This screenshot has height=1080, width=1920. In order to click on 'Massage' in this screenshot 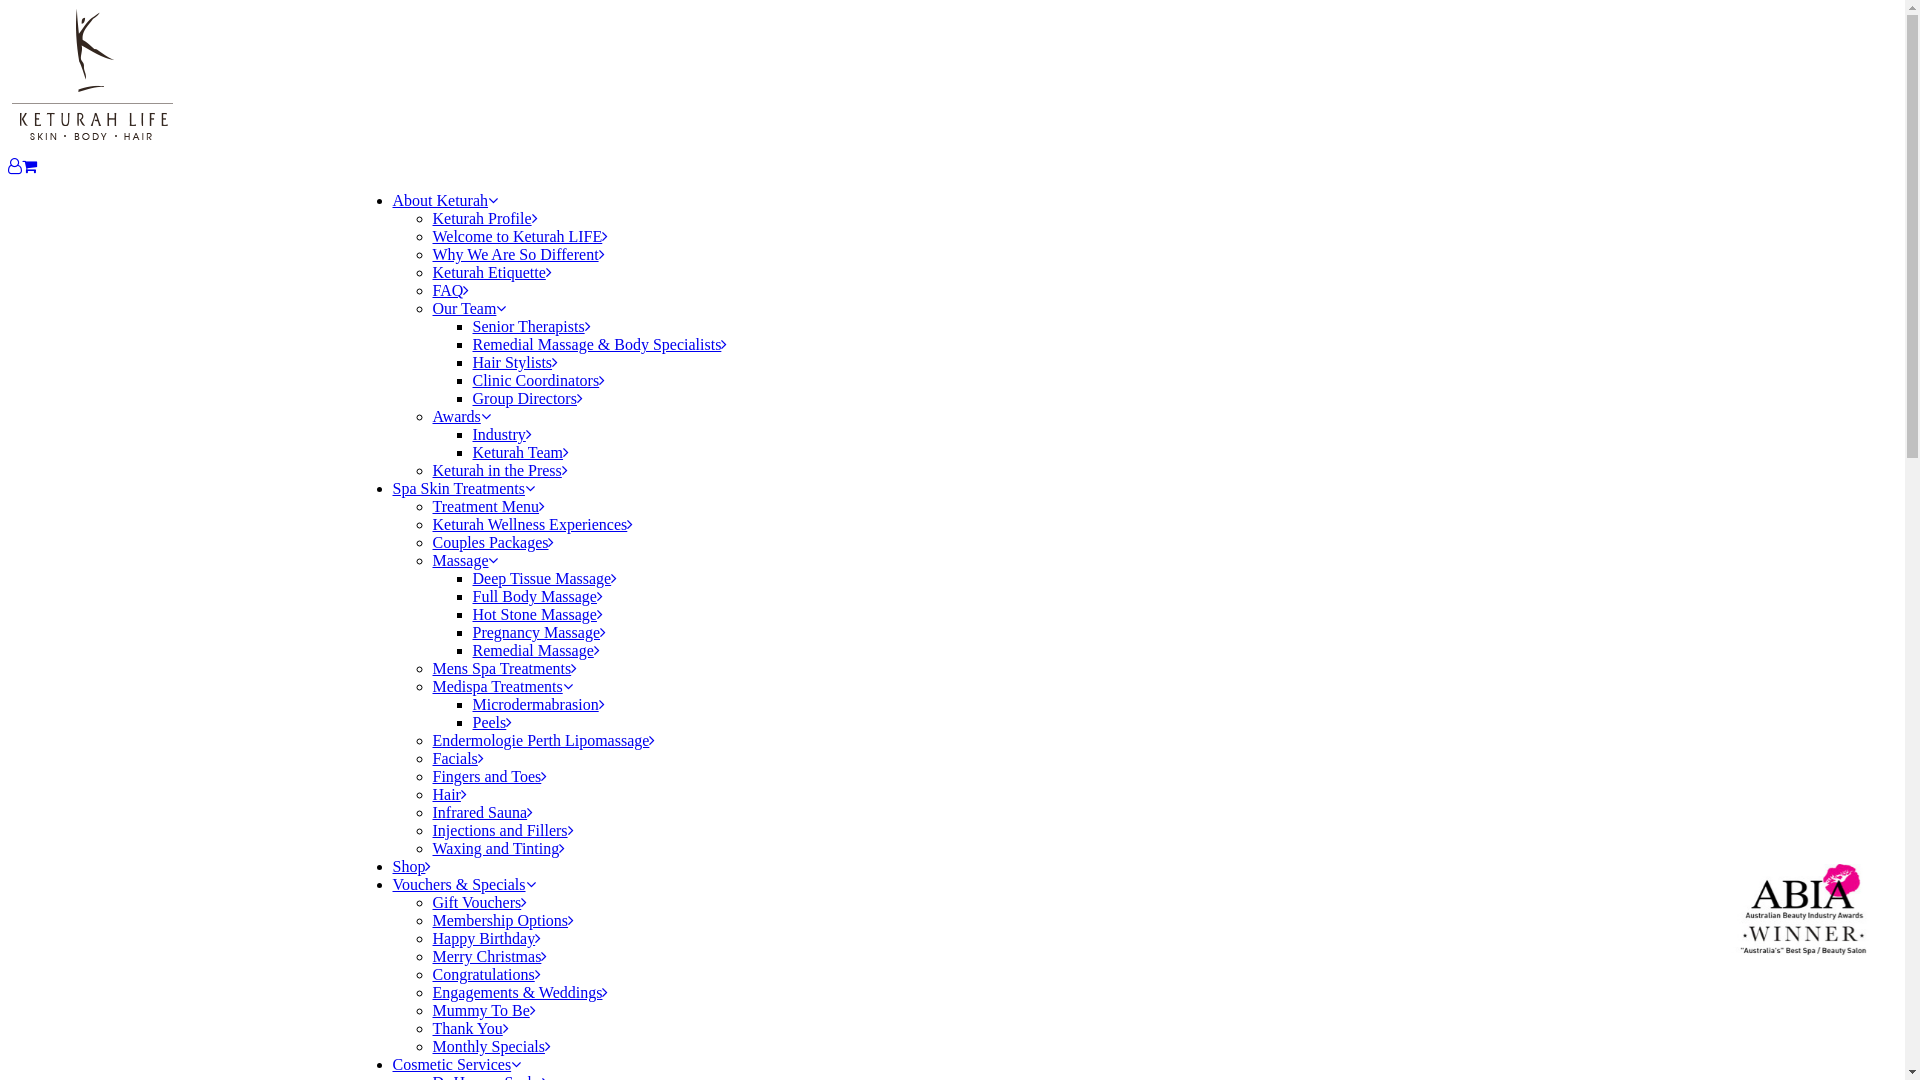, I will do `click(464, 560)`.